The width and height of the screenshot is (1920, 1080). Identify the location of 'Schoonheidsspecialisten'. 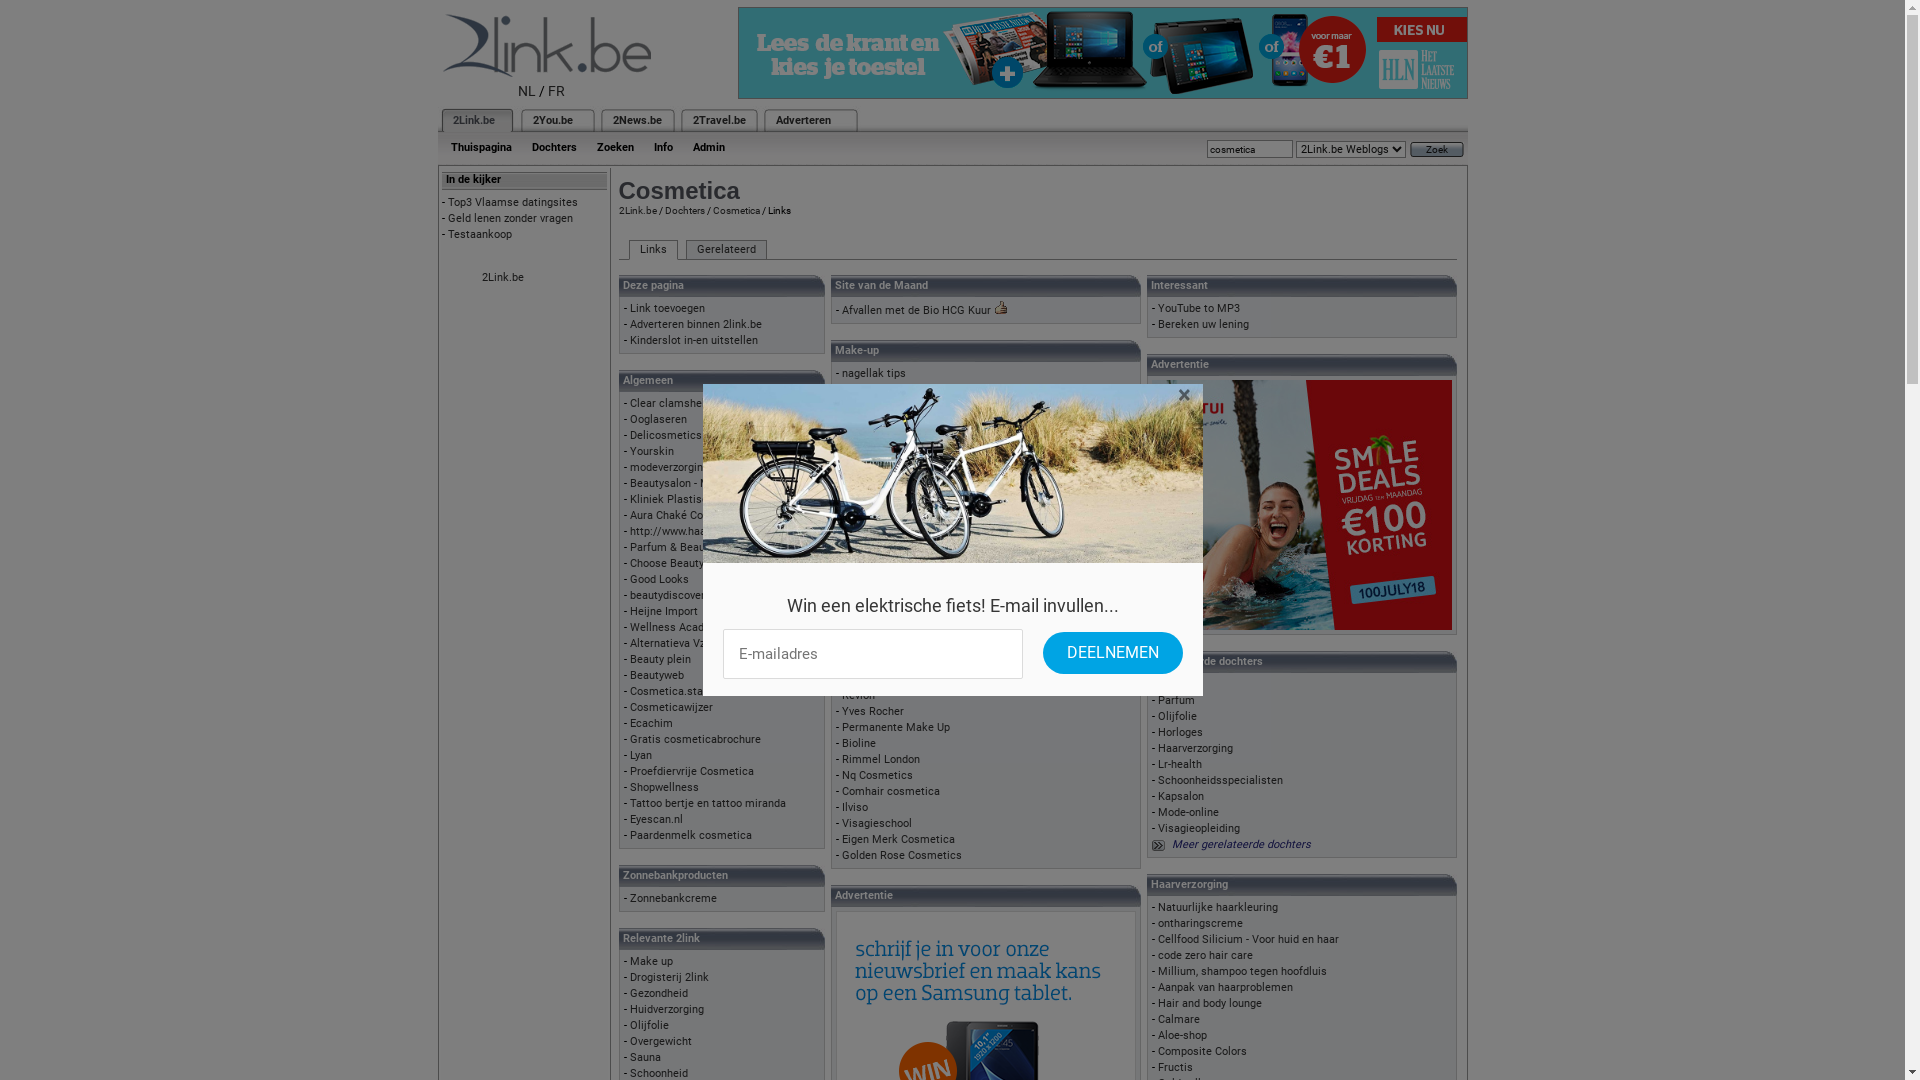
(1219, 779).